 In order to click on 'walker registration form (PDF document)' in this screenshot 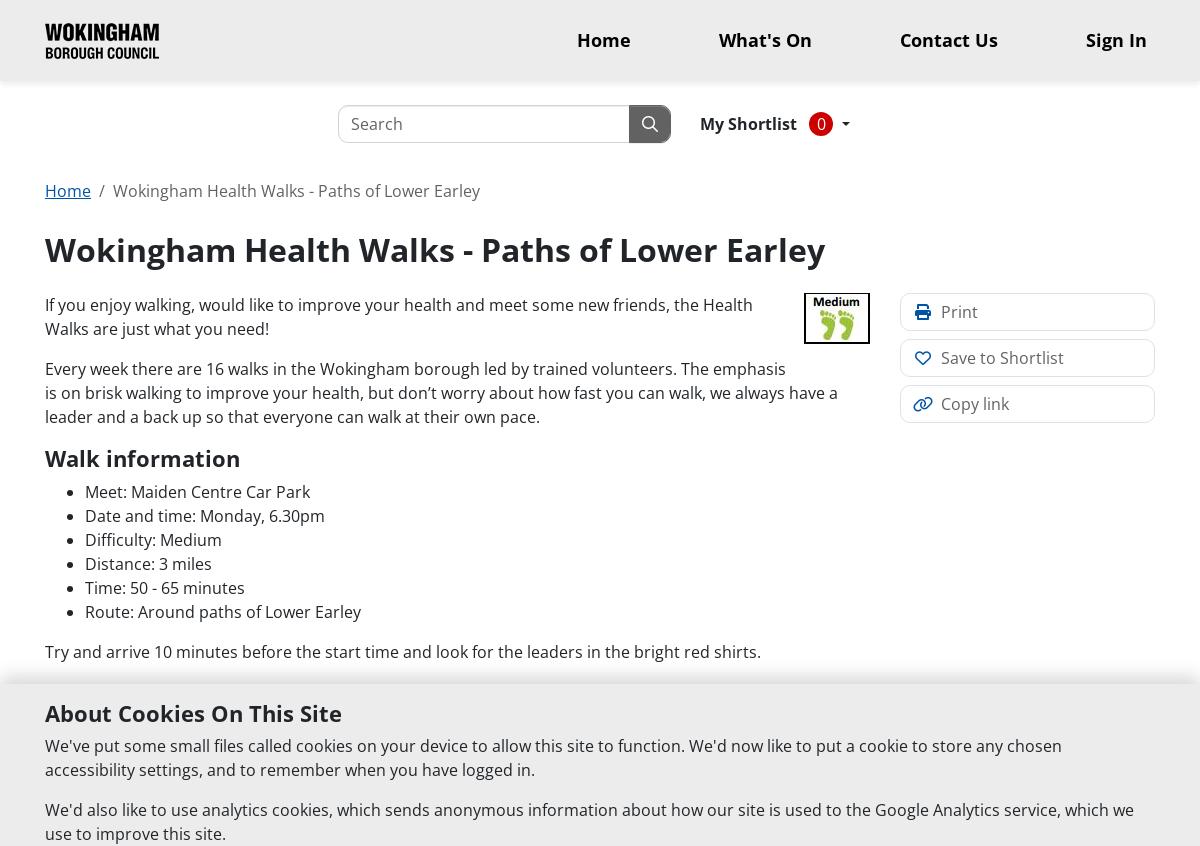, I will do `click(315, 725)`.